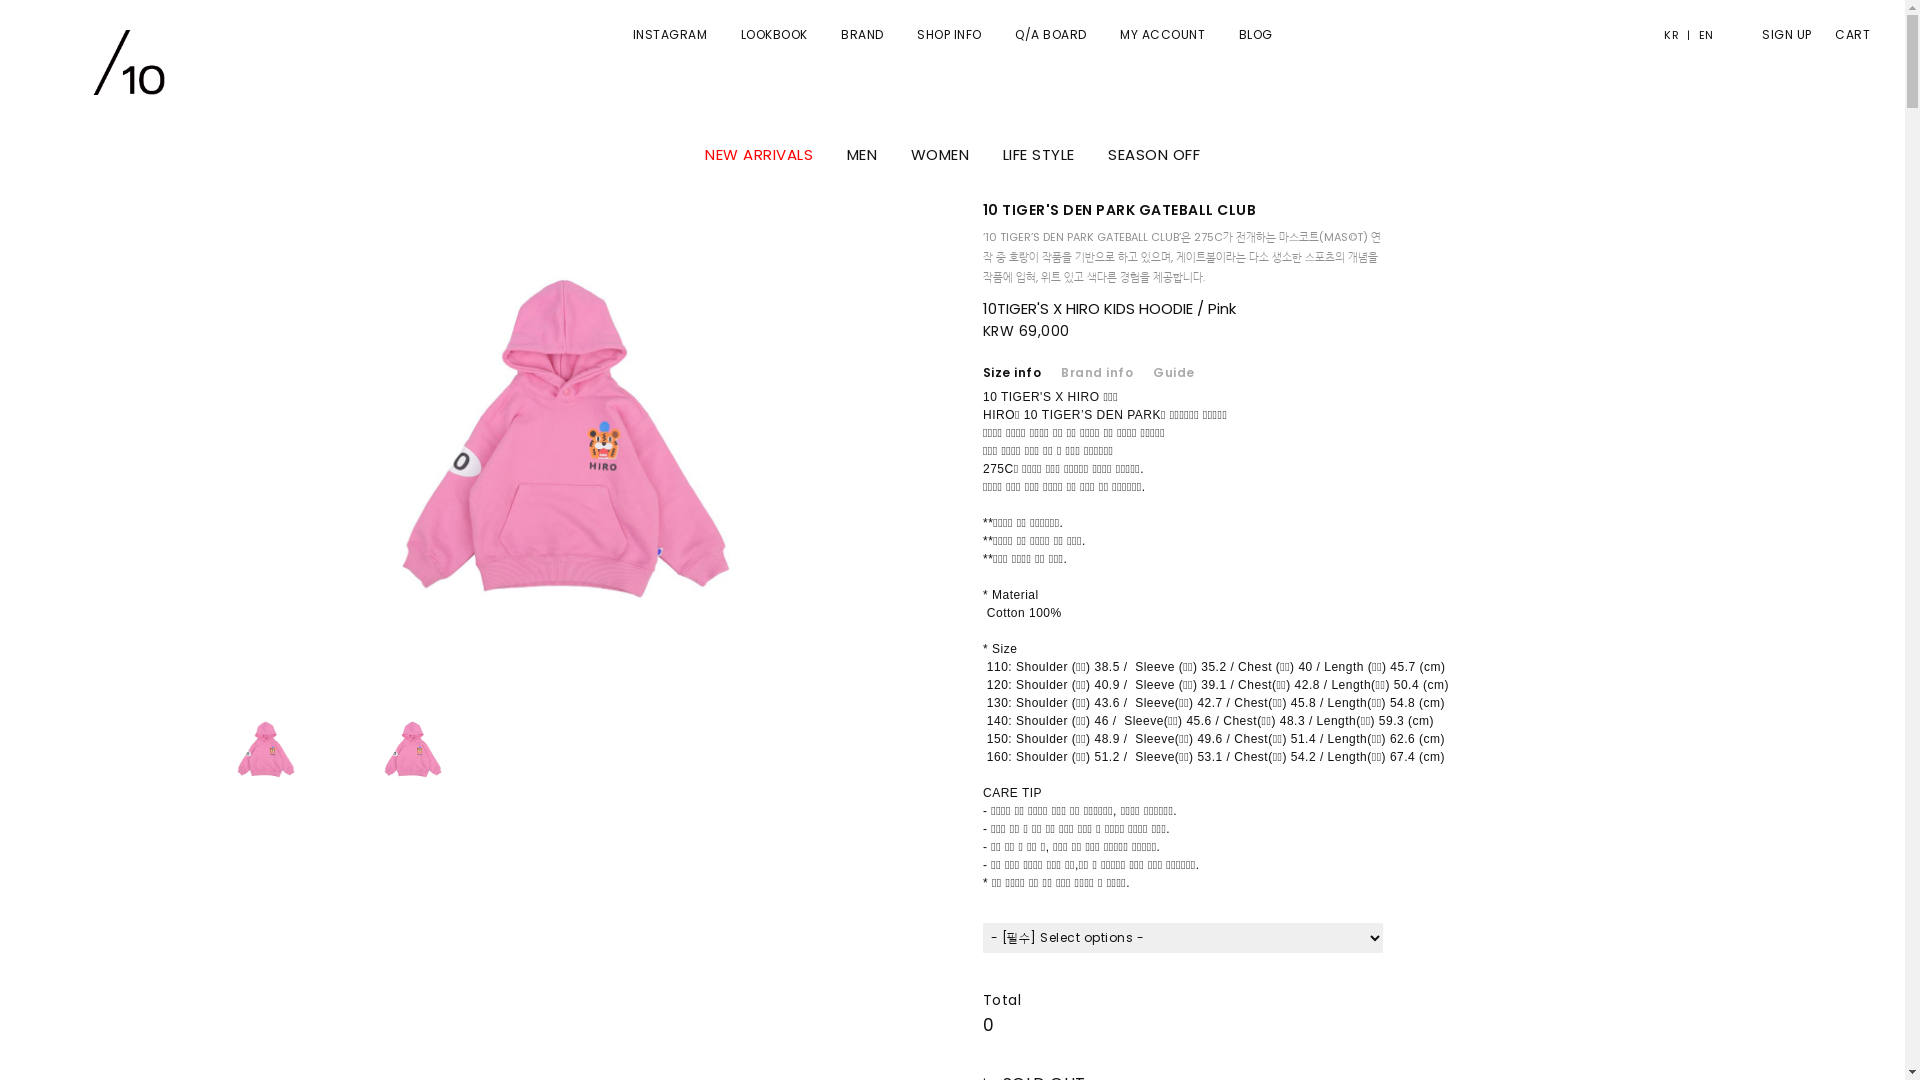 This screenshot has width=1920, height=1080. Describe the element at coordinates (1700, 34) in the screenshot. I see `'EN'` at that location.